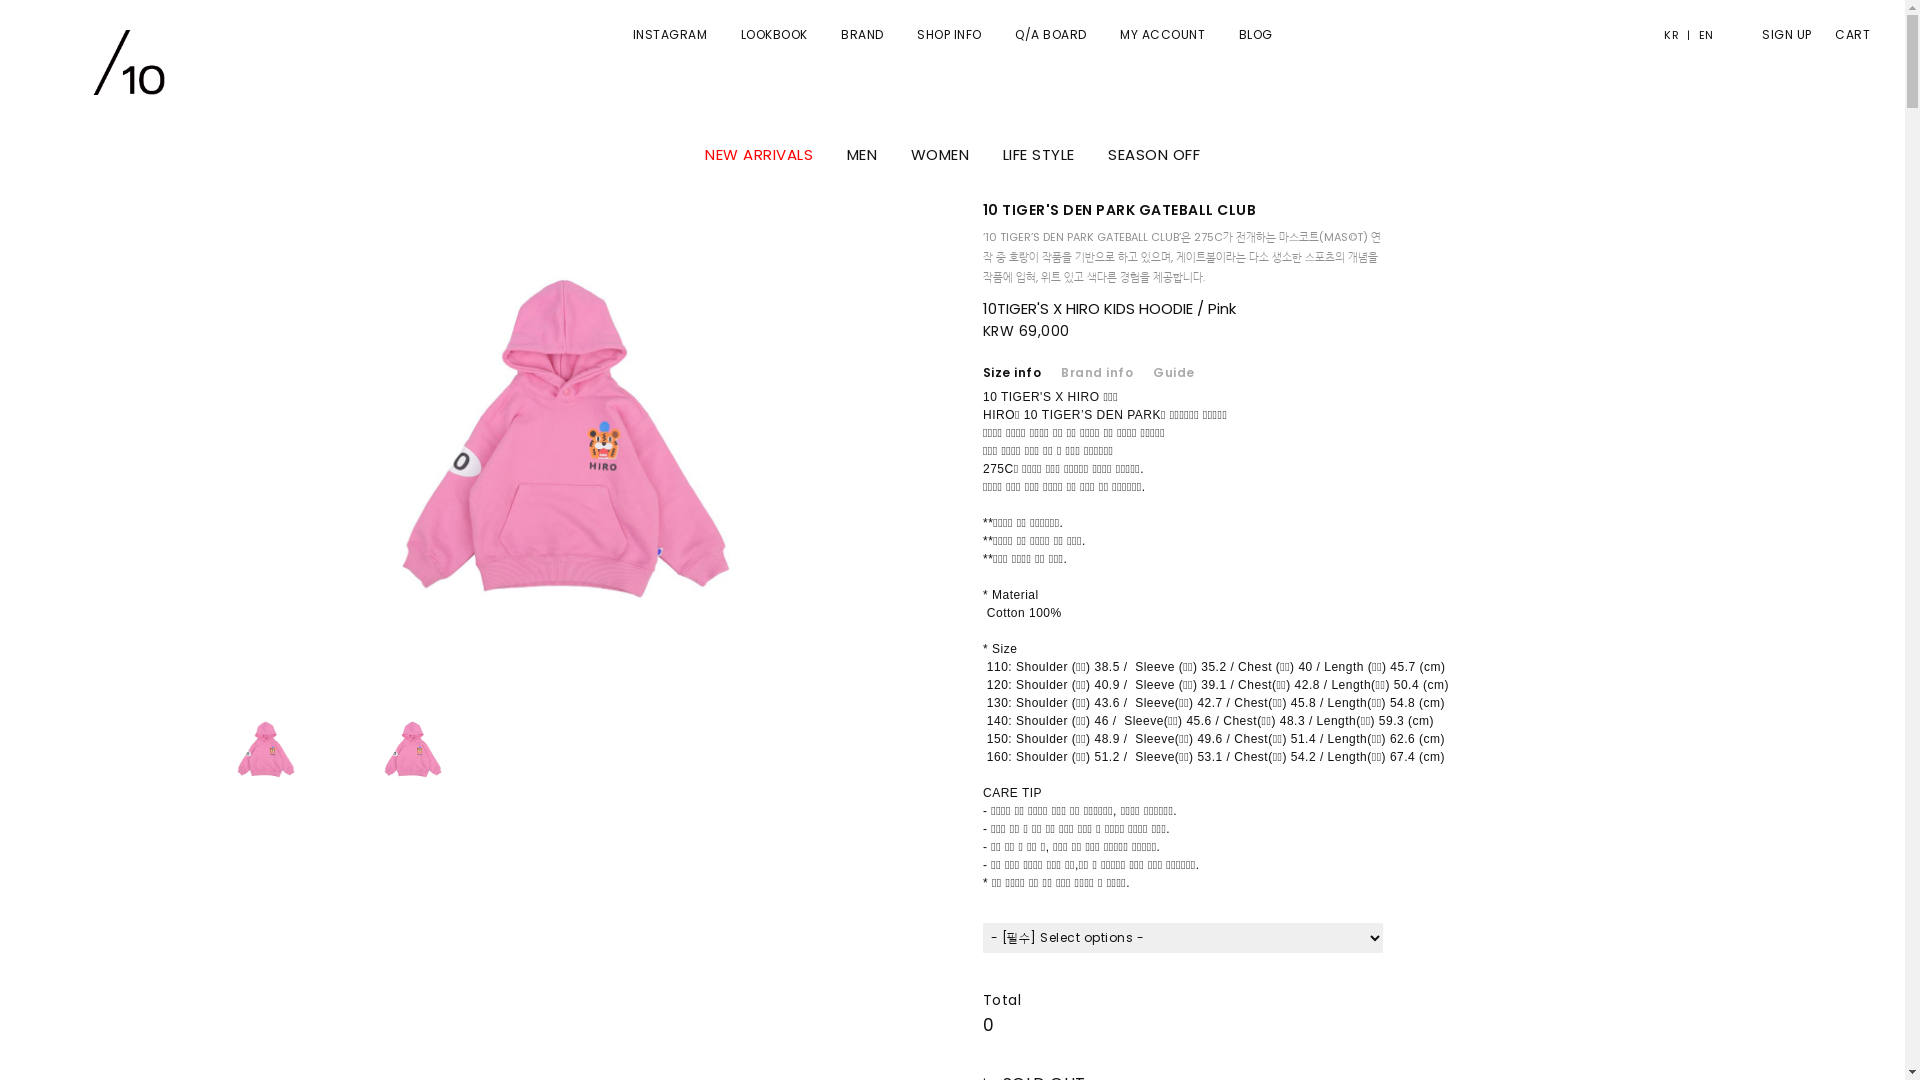 This screenshot has width=1920, height=1080. Describe the element at coordinates (1700, 34) in the screenshot. I see `'EN'` at that location.